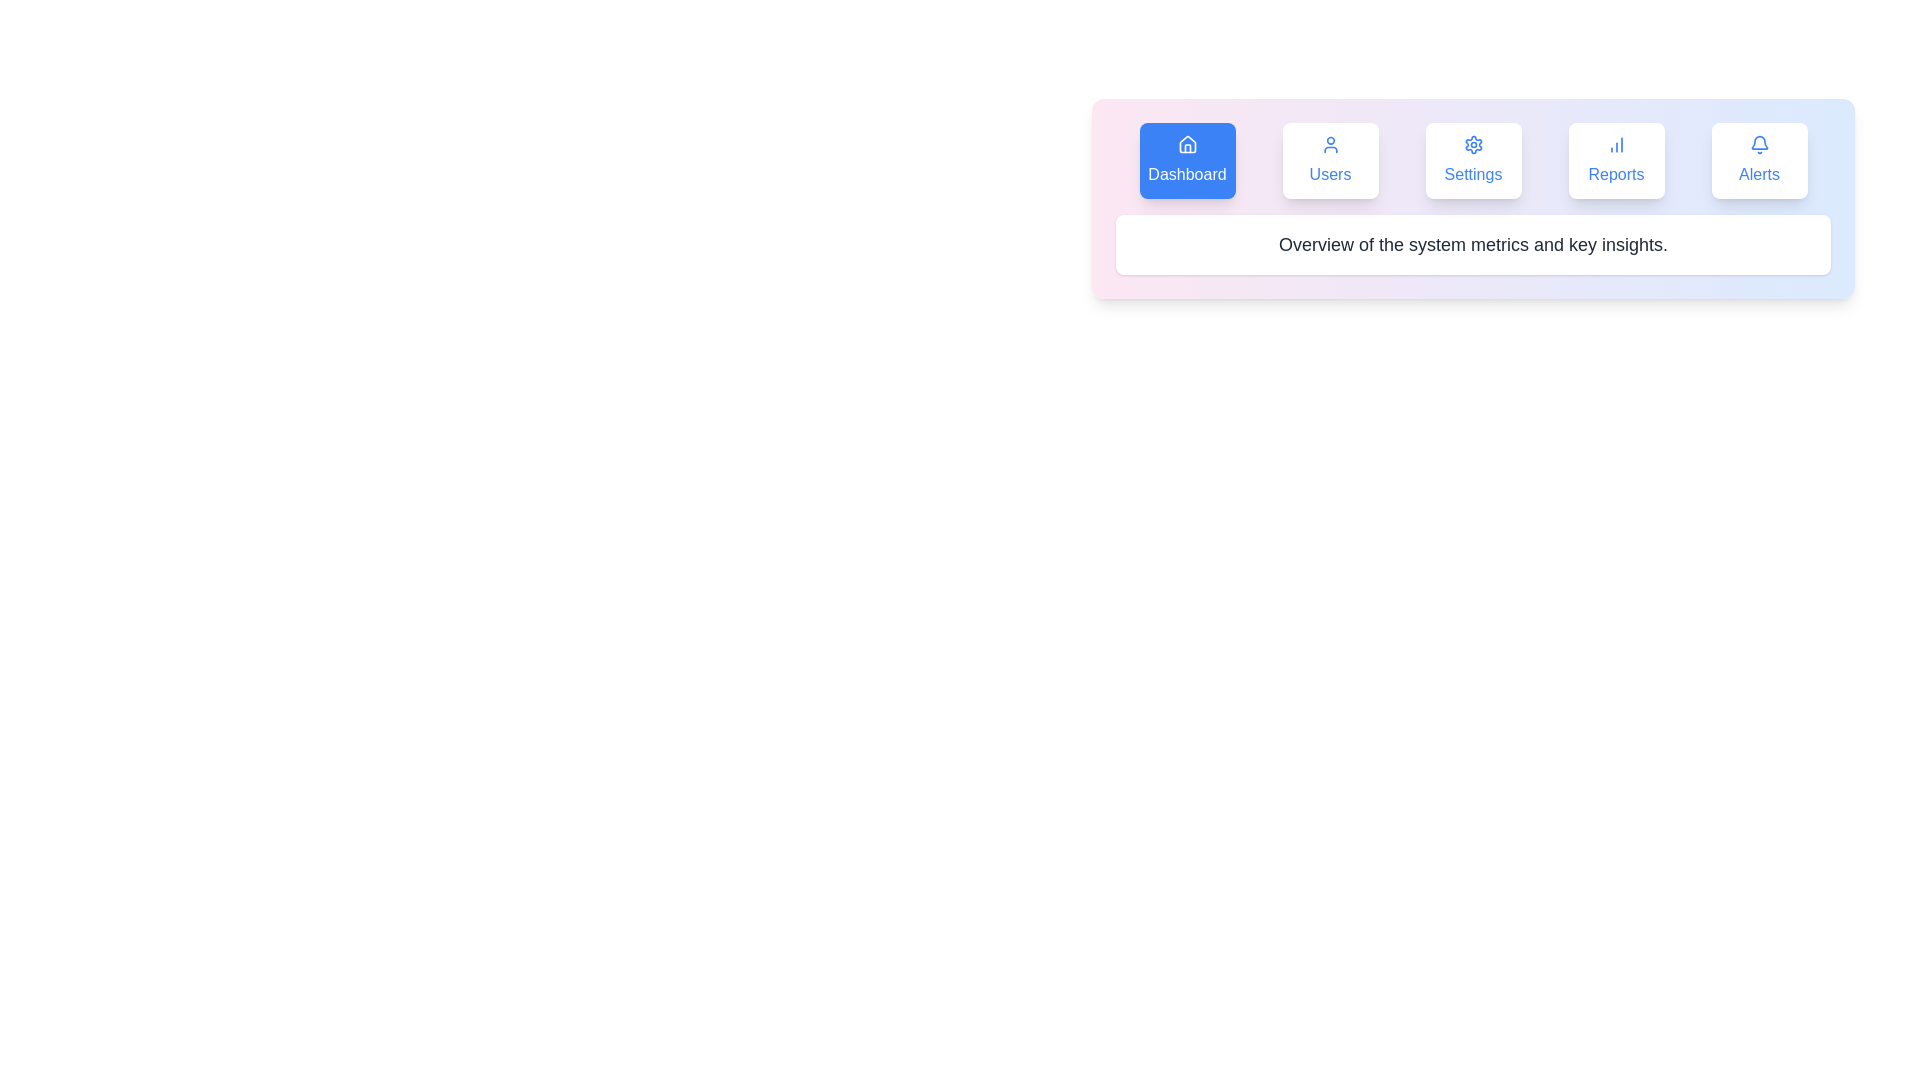 The image size is (1920, 1080). What do you see at coordinates (1473, 160) in the screenshot?
I see `the 'Settings' button, which is the third button from the left in a row of five buttons` at bounding box center [1473, 160].